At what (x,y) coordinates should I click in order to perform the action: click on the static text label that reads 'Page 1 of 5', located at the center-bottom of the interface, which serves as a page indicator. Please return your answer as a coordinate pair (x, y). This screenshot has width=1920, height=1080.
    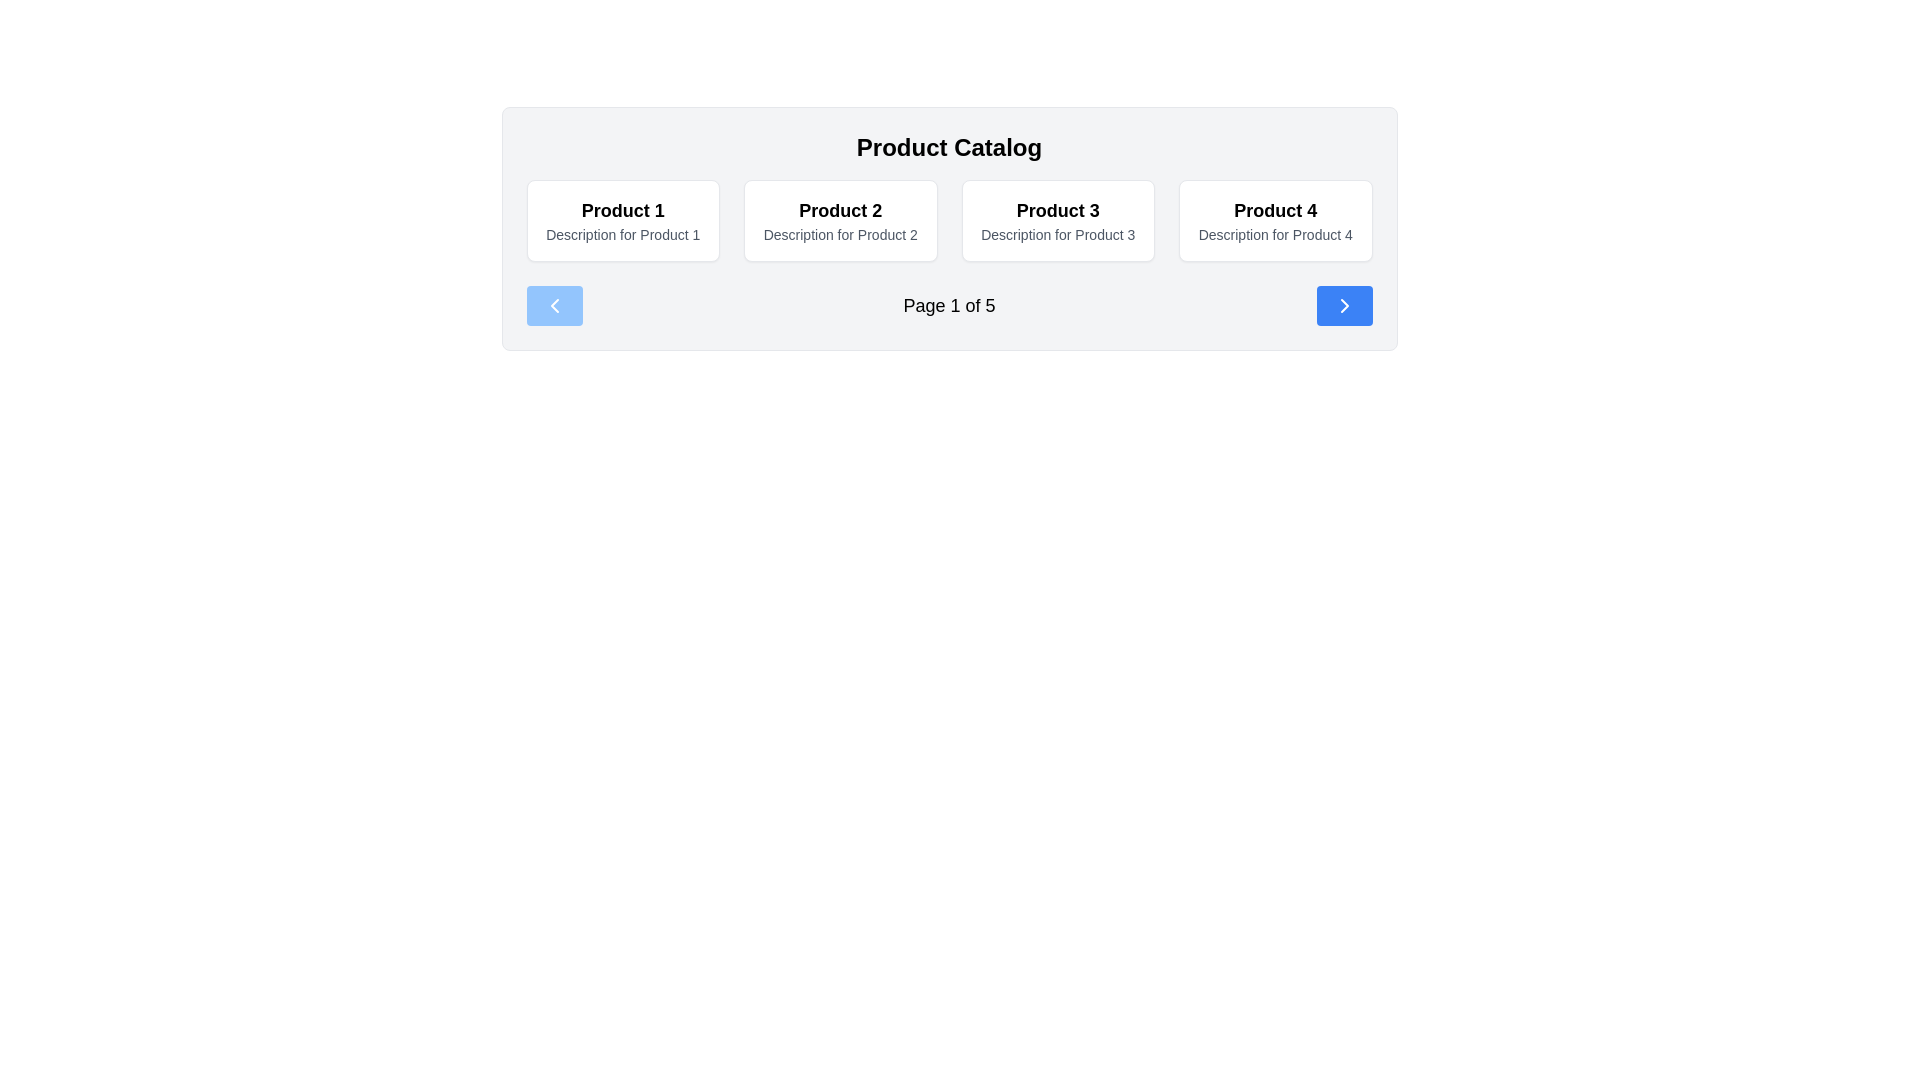
    Looking at the image, I should click on (948, 305).